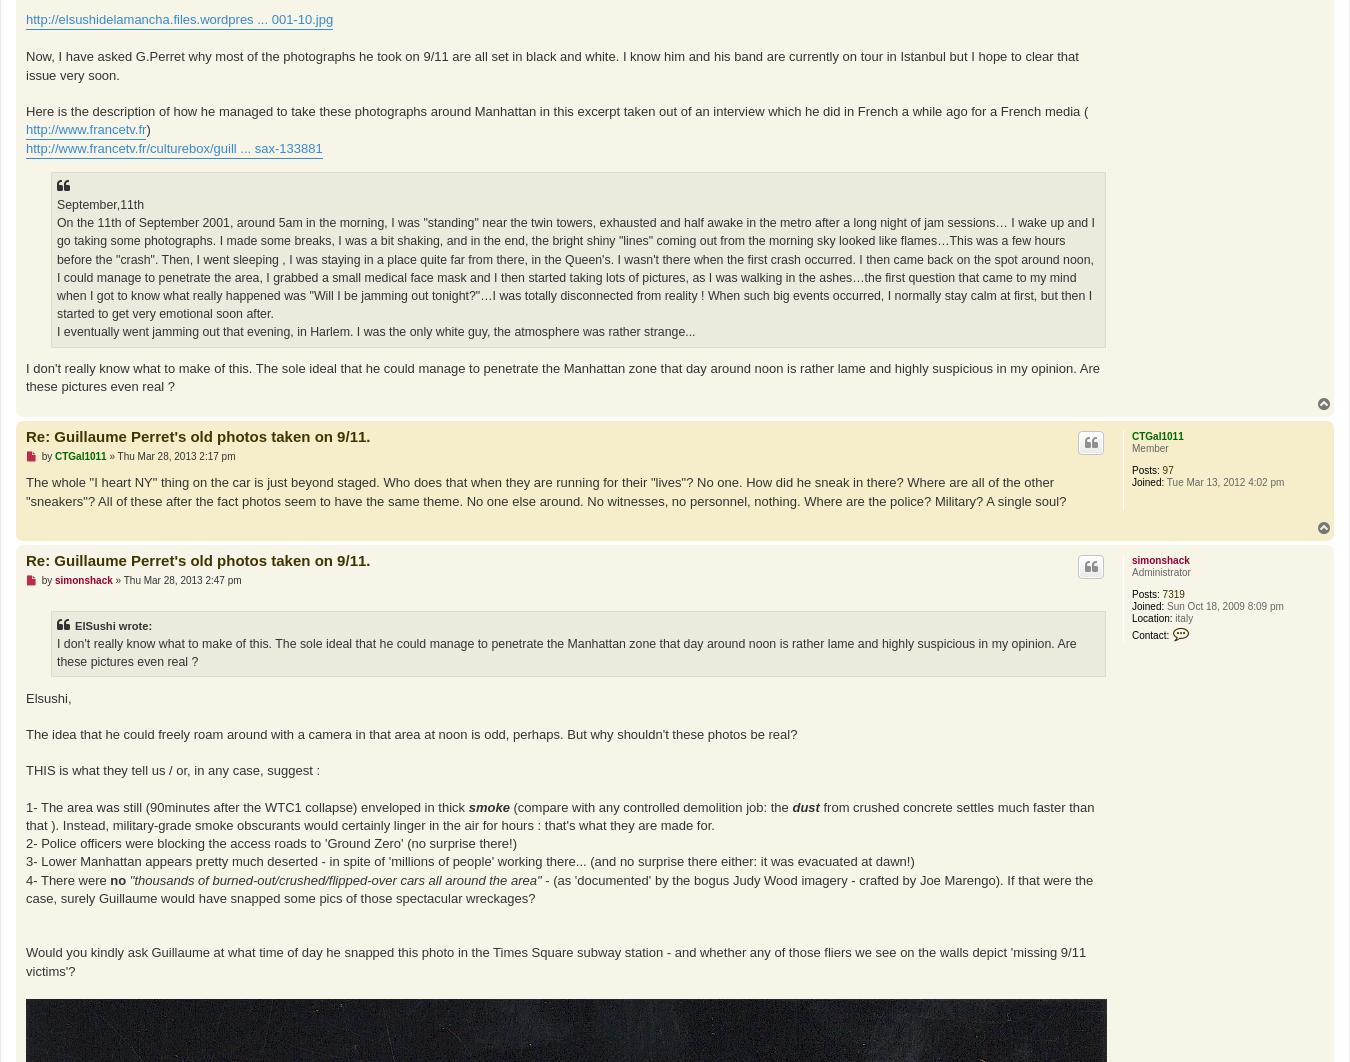 The image size is (1350, 1062). What do you see at coordinates (468, 860) in the screenshot?
I see `'3- Lower Manhattan appears pretty much deserted - in spite of 'millions of people' working there... (and no surprise there either: it was evacuated at dawn!)'` at bounding box center [468, 860].